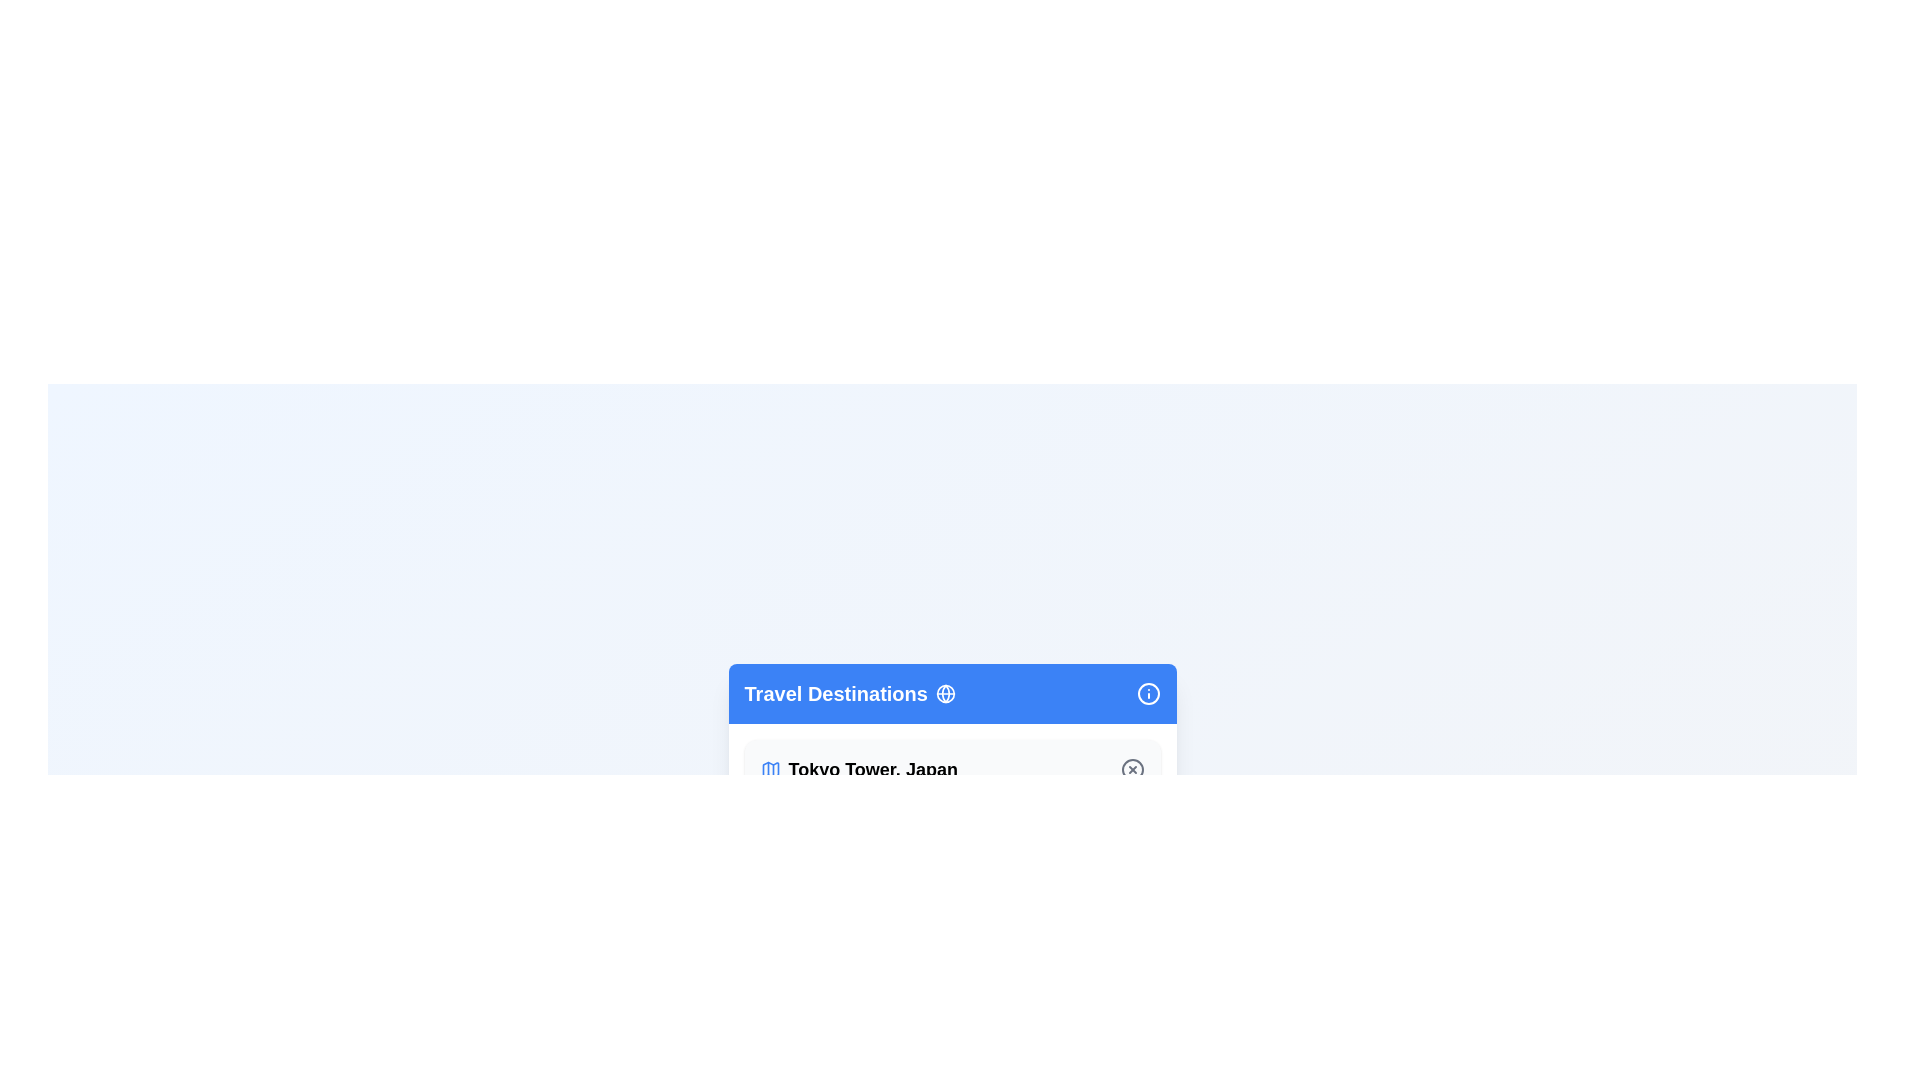  Describe the element at coordinates (951, 693) in the screenshot. I see `the header bar that serves as a title for travel destinations` at that location.